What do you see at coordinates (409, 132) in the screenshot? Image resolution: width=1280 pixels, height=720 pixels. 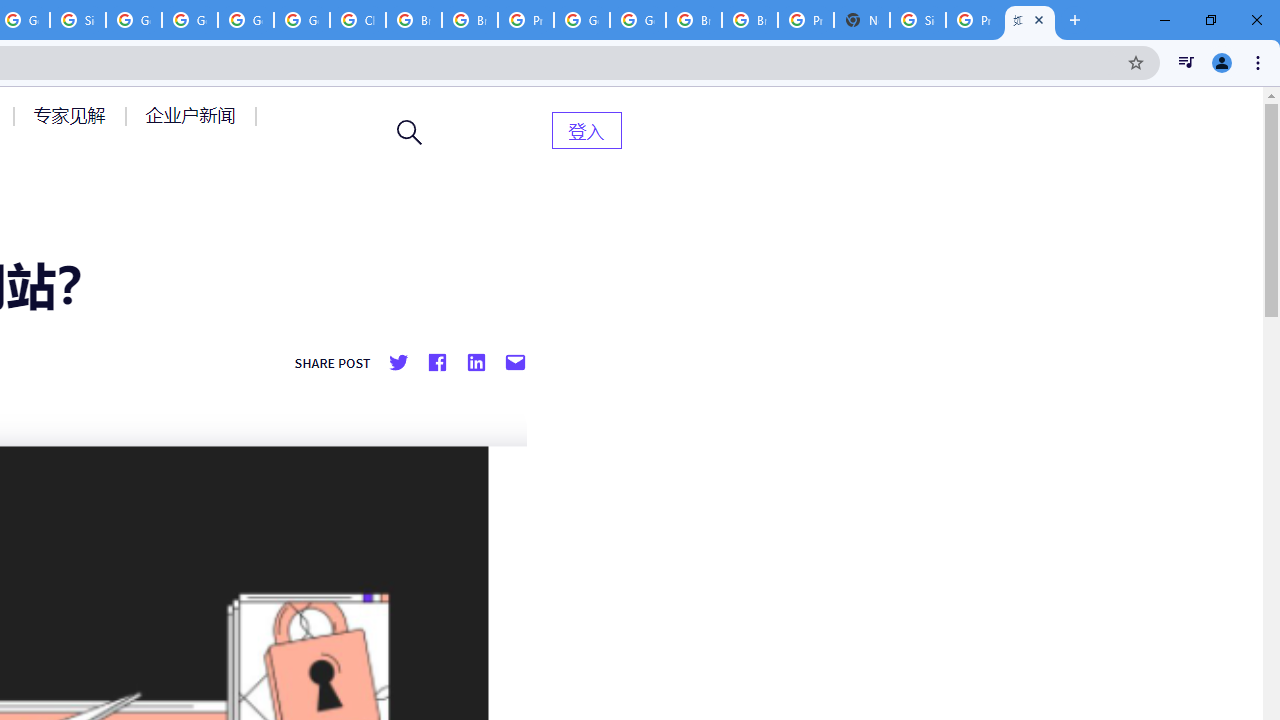 I see `'Open search form'` at bounding box center [409, 132].